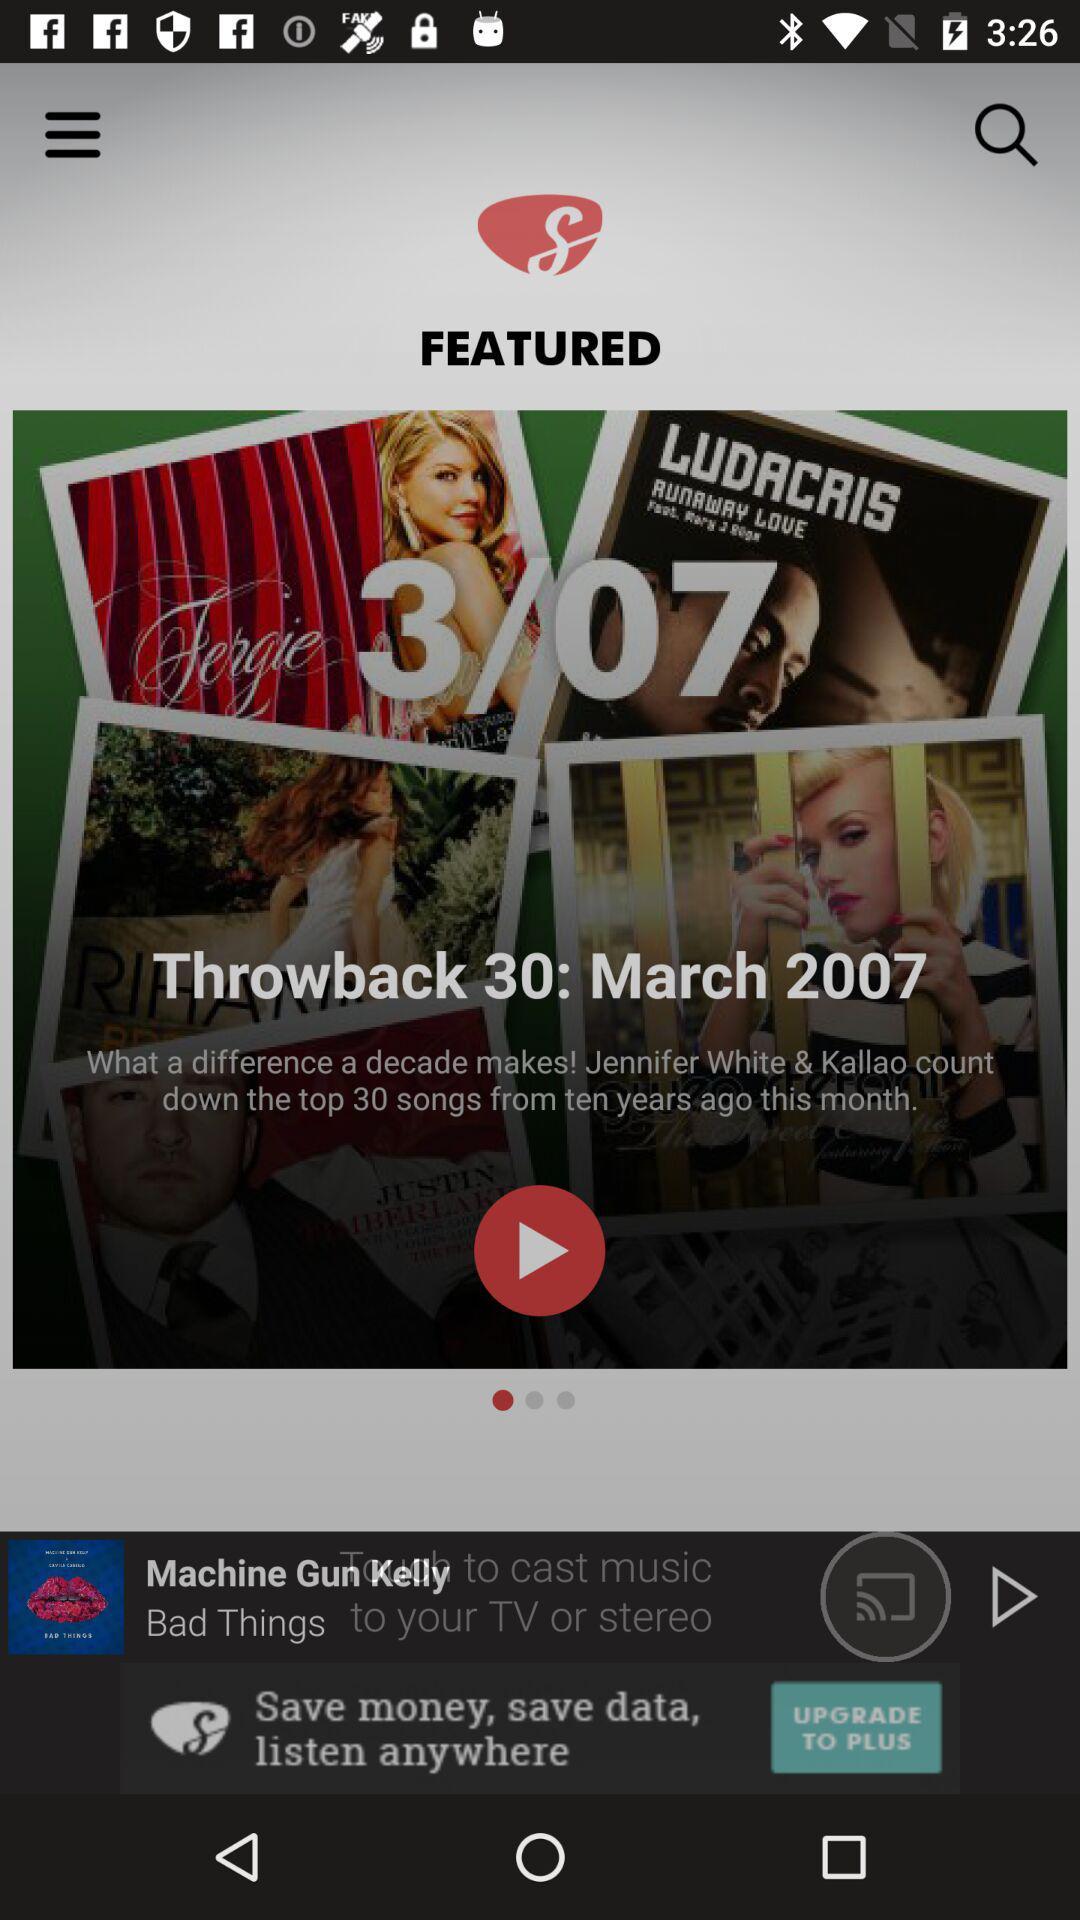 Image resolution: width=1080 pixels, height=1920 pixels. Describe the element at coordinates (540, 1727) in the screenshot. I see `the advertisement` at that location.